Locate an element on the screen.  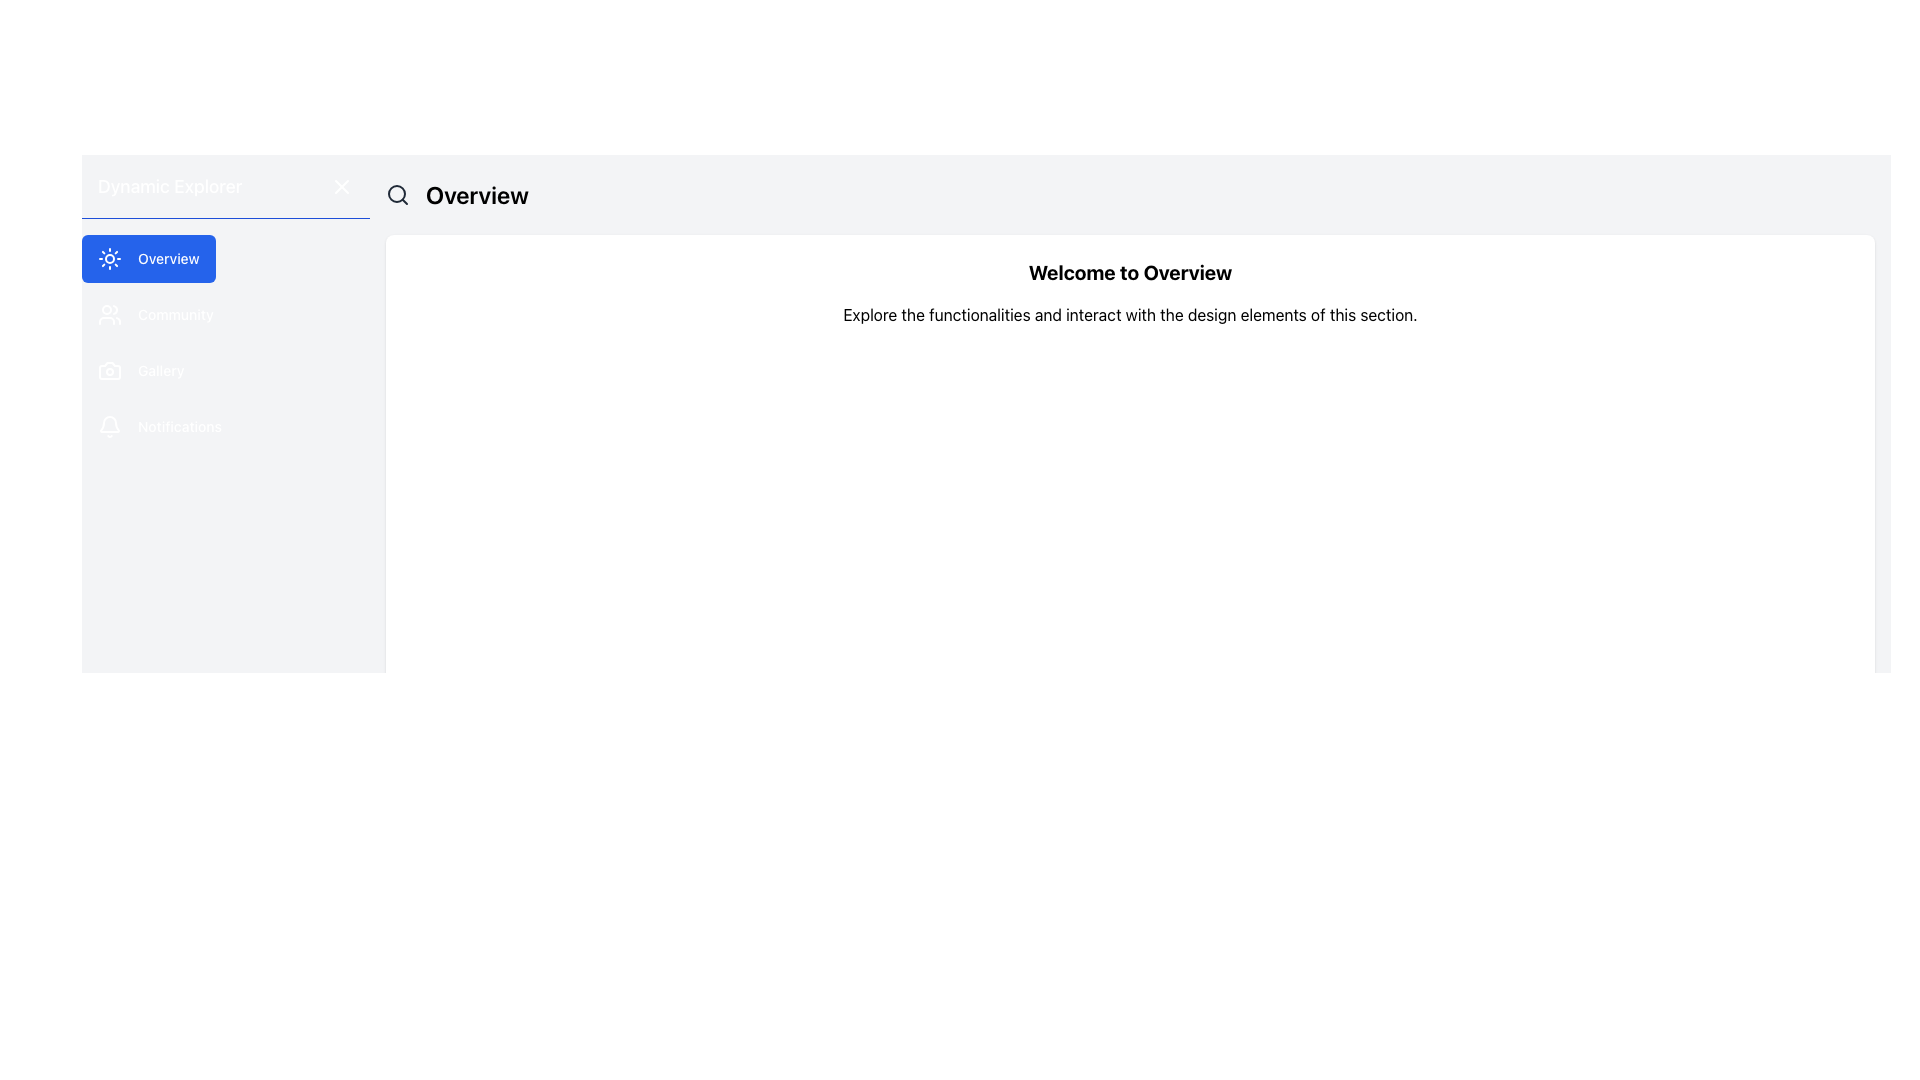
the gallery or camera icon located as the second item from the top in the left navigation menu is located at coordinates (109, 370).